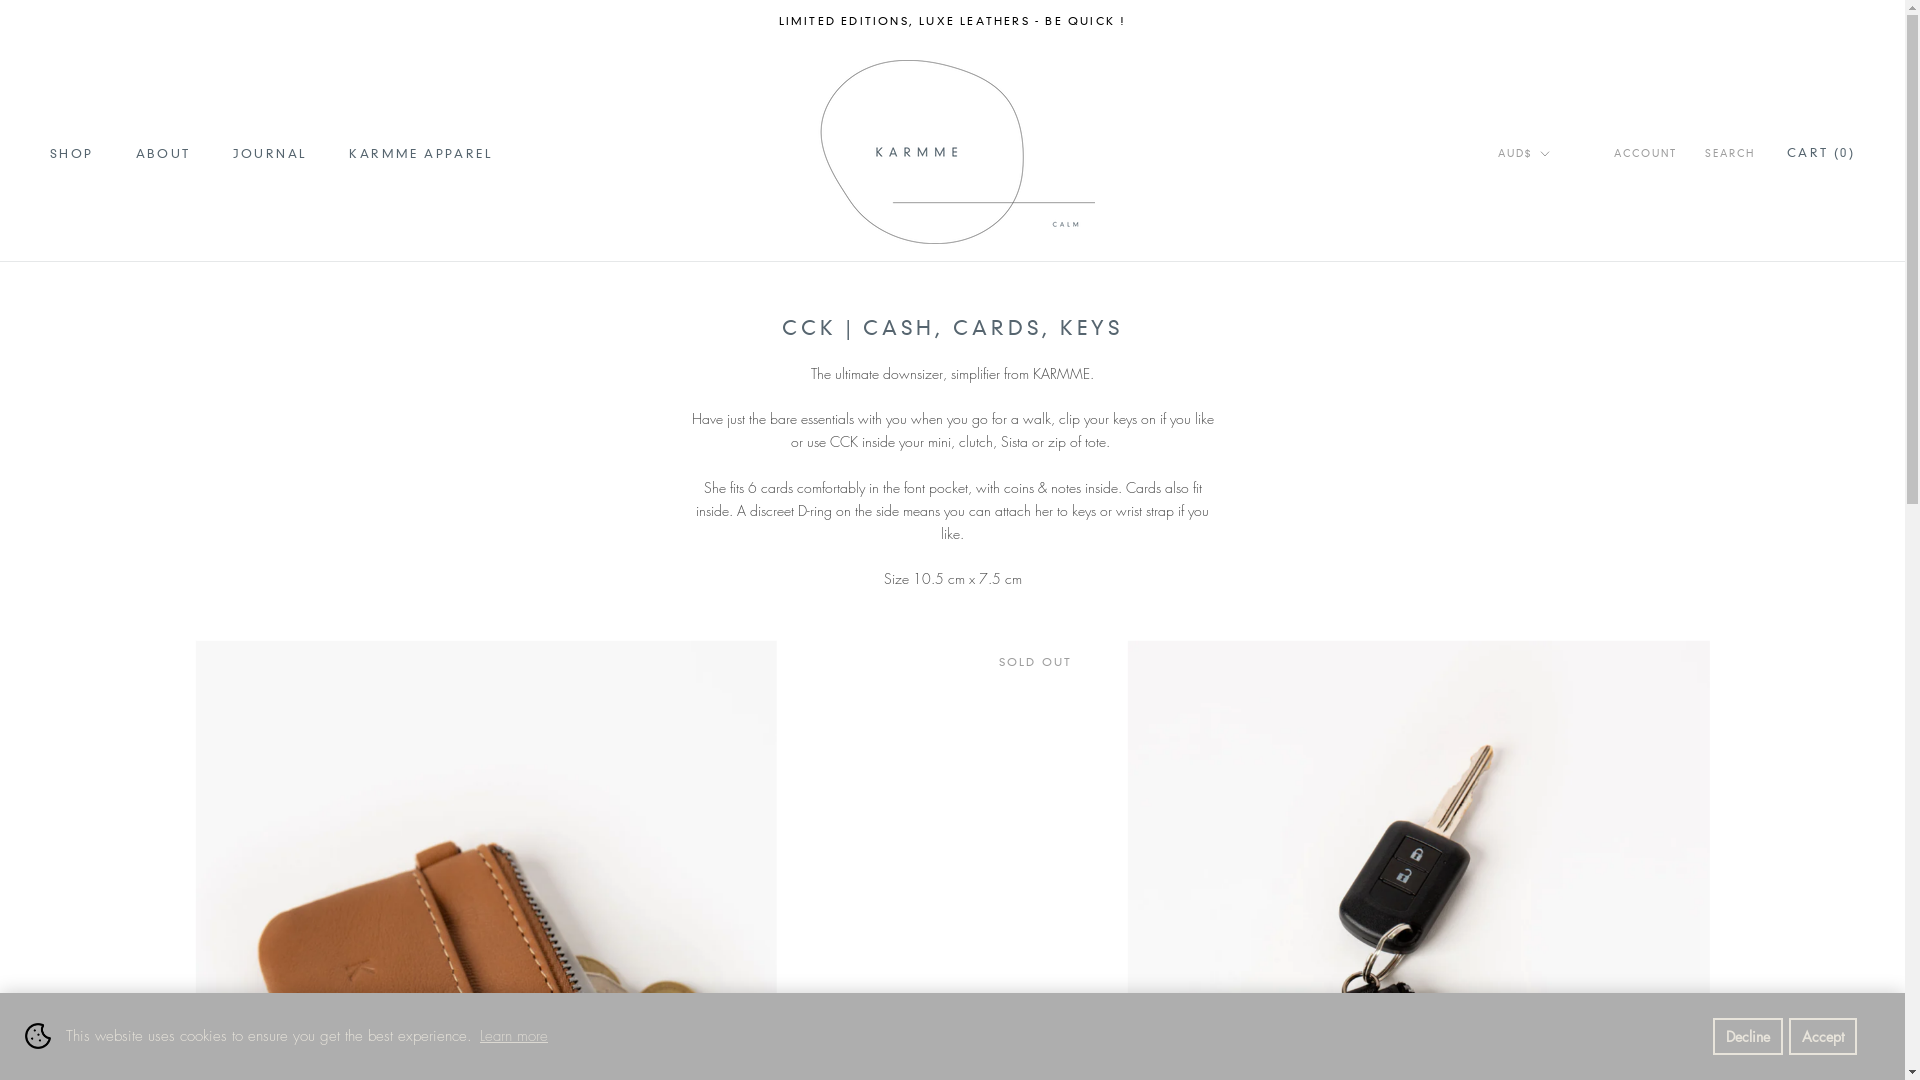  Describe the element at coordinates (1549, 275) in the screenshot. I see `'RUB'` at that location.